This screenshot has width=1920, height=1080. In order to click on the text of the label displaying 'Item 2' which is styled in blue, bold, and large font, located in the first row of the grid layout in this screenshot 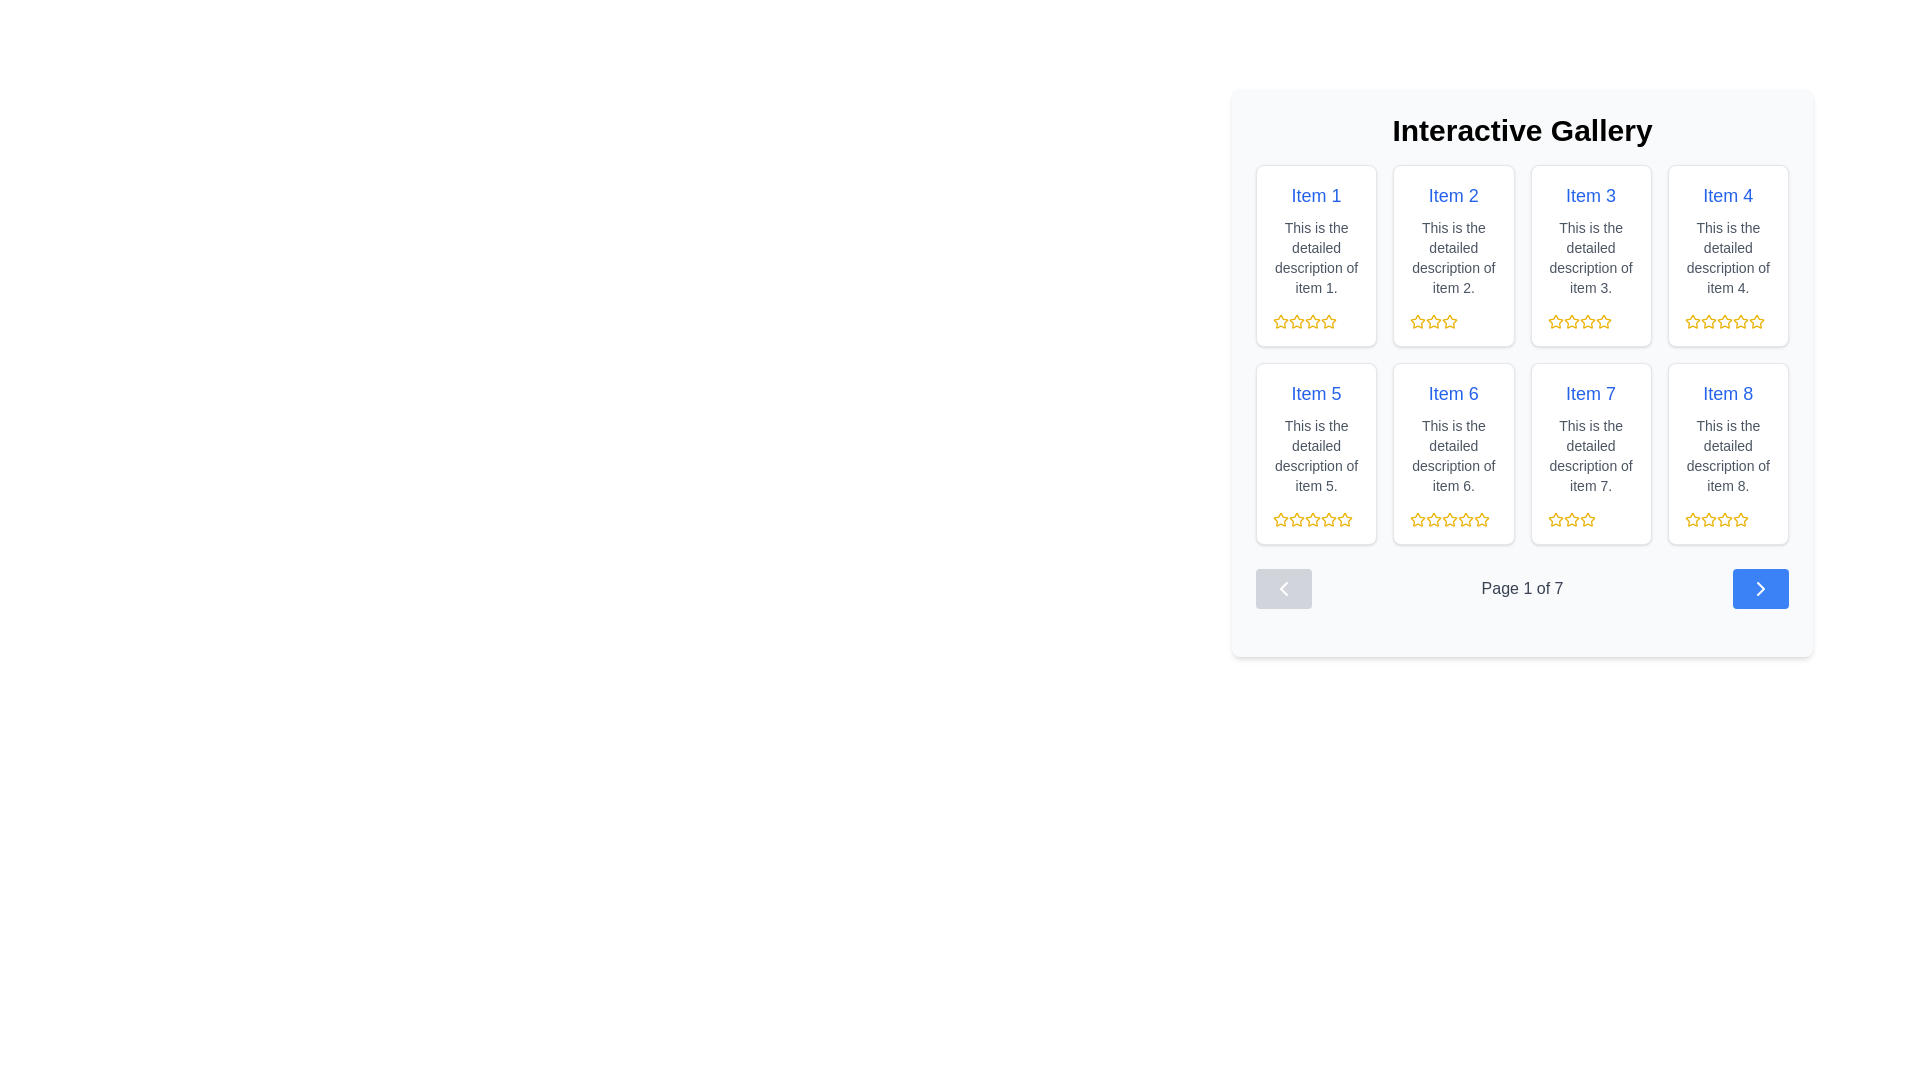, I will do `click(1453, 196)`.